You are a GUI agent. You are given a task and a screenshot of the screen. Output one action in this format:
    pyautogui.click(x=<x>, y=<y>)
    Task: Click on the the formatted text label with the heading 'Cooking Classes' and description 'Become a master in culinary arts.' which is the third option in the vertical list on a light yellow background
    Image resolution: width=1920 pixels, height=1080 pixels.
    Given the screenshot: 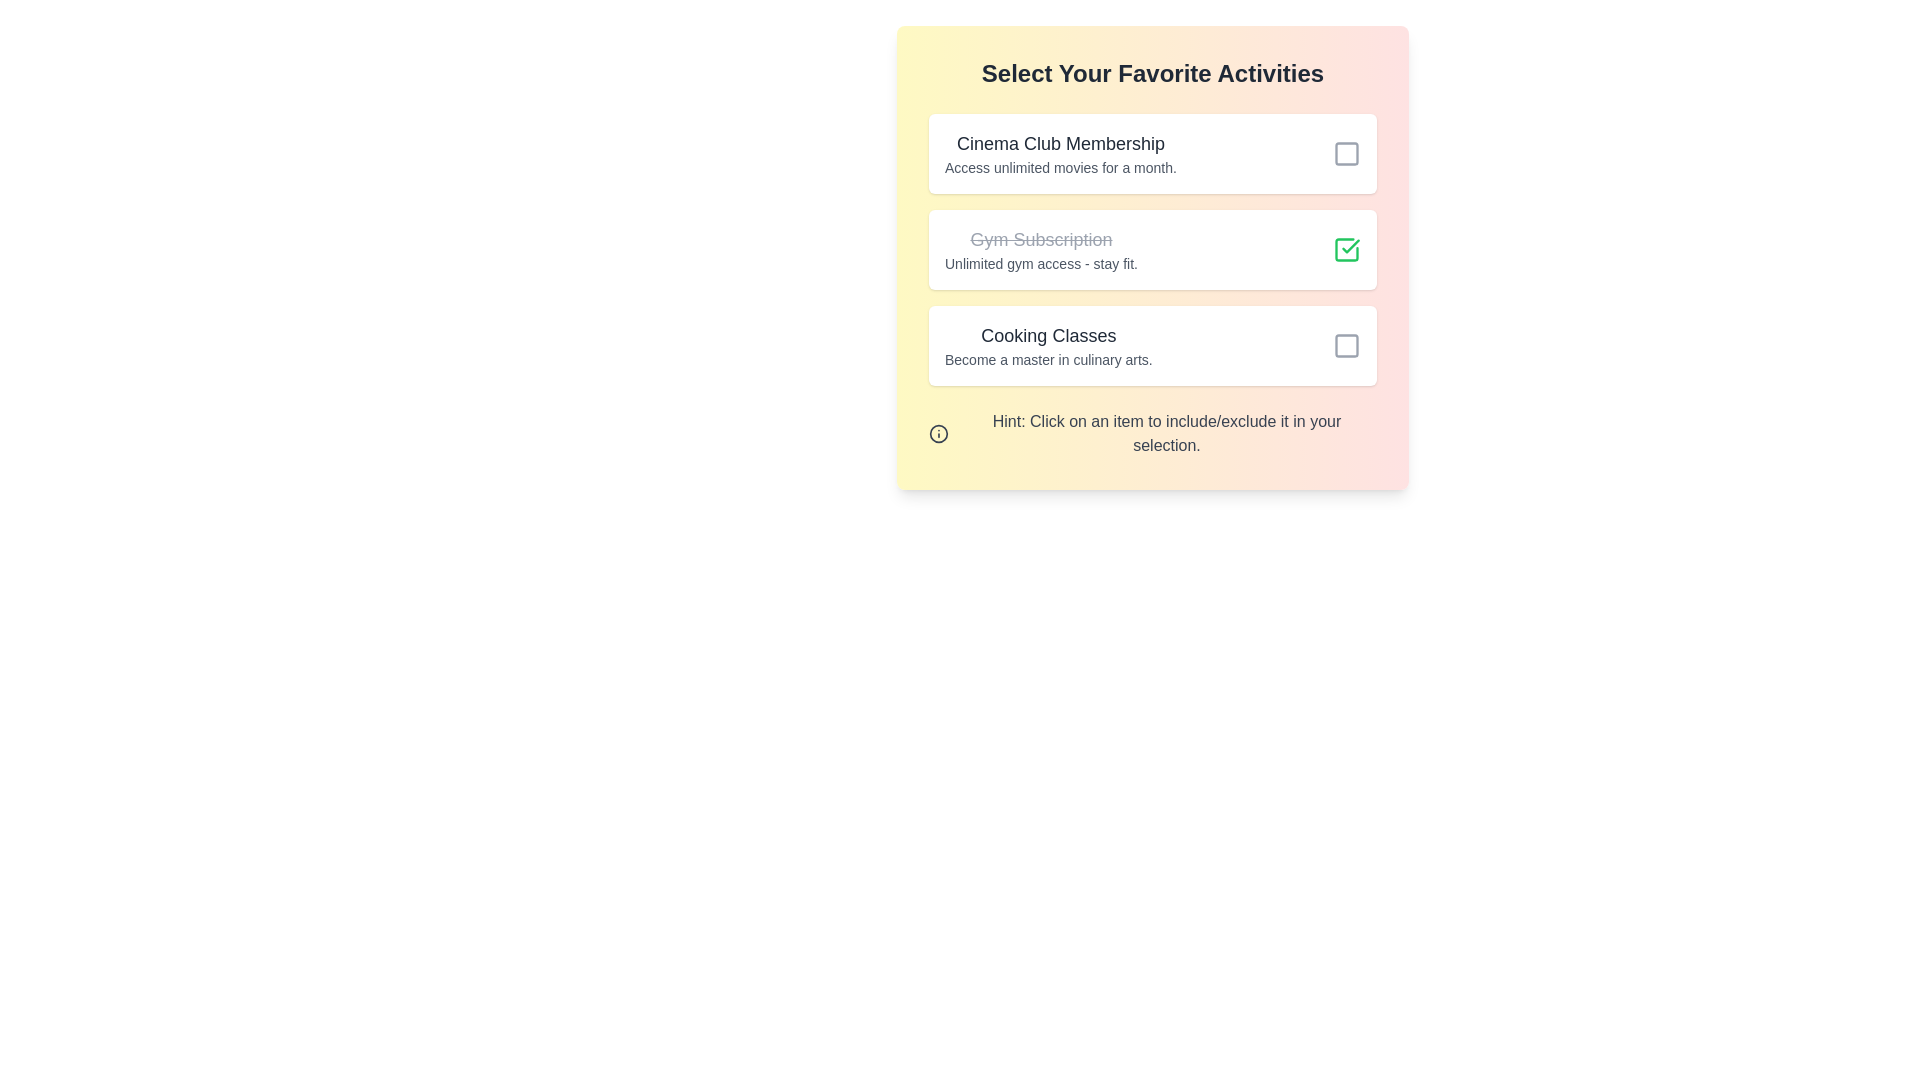 What is the action you would take?
    pyautogui.click(x=1047, y=345)
    